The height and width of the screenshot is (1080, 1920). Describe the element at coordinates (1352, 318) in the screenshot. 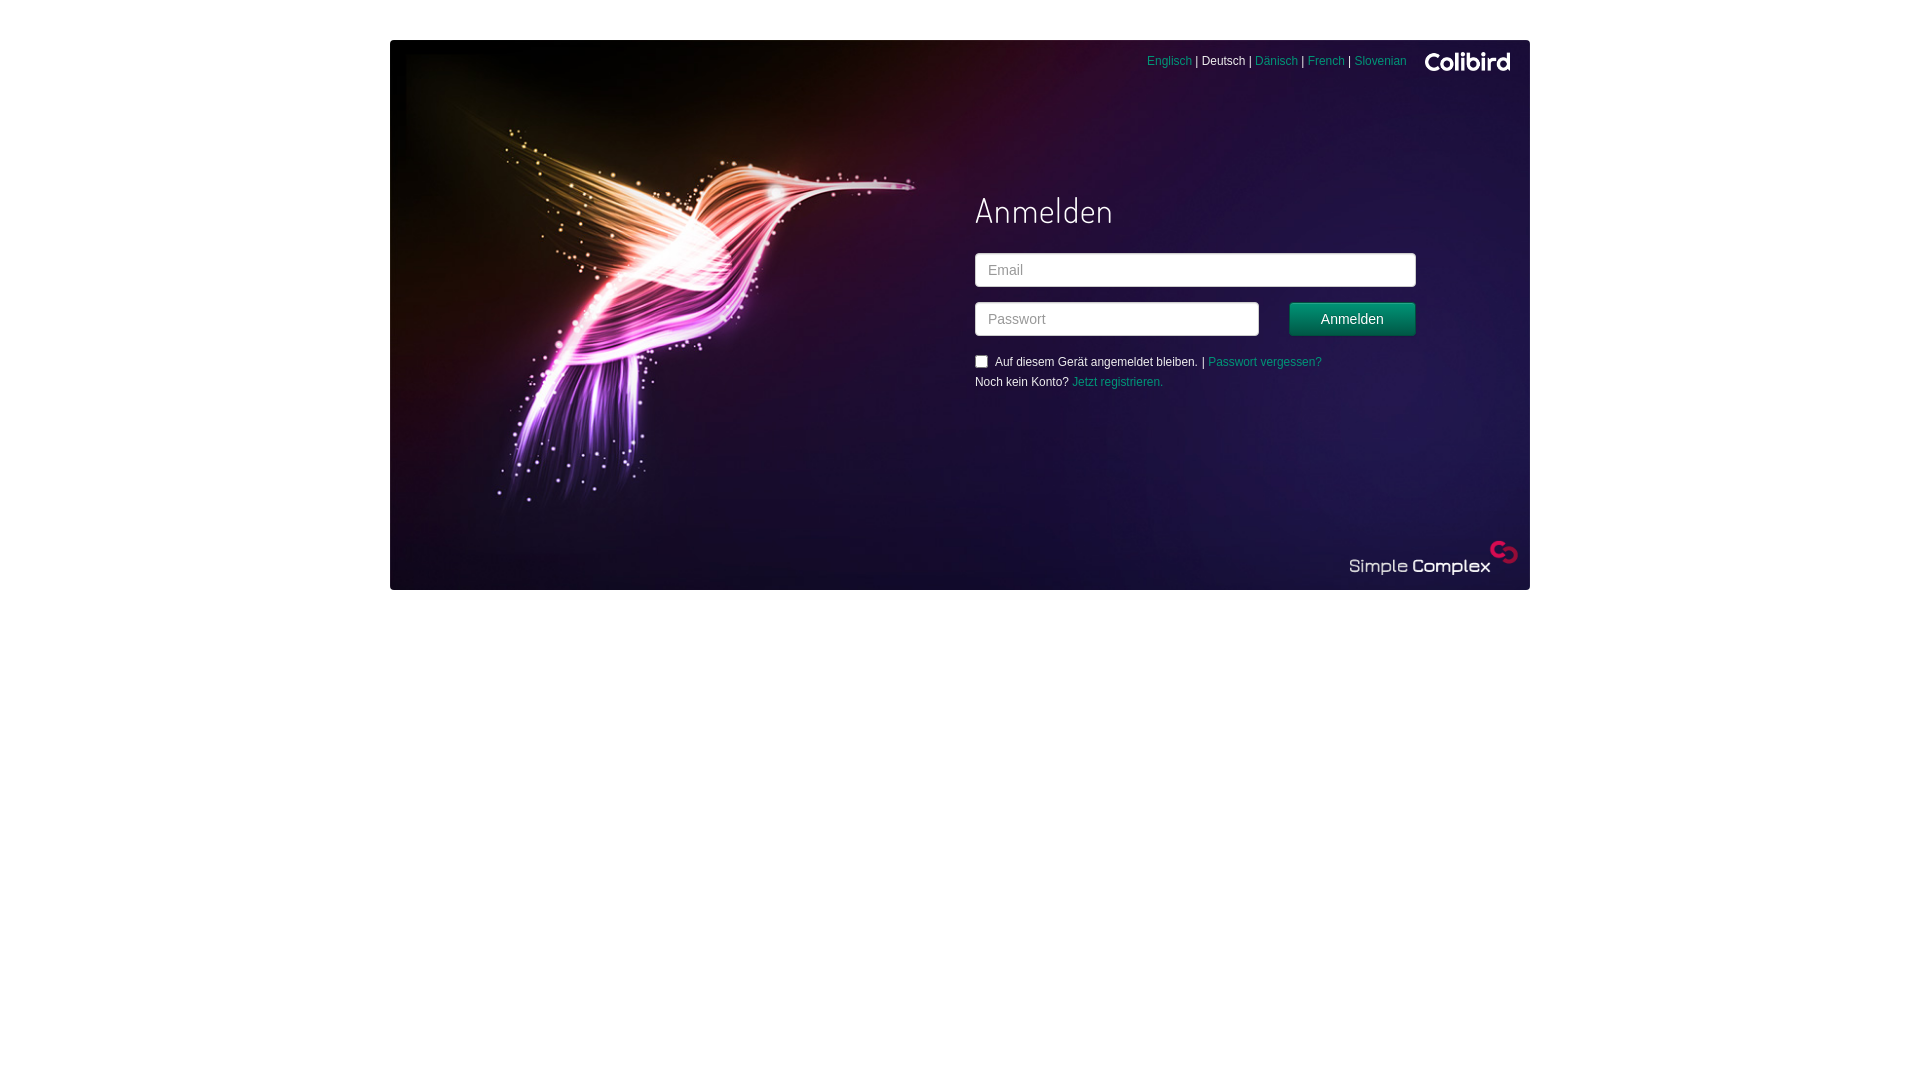

I see `'Anmelden'` at that location.